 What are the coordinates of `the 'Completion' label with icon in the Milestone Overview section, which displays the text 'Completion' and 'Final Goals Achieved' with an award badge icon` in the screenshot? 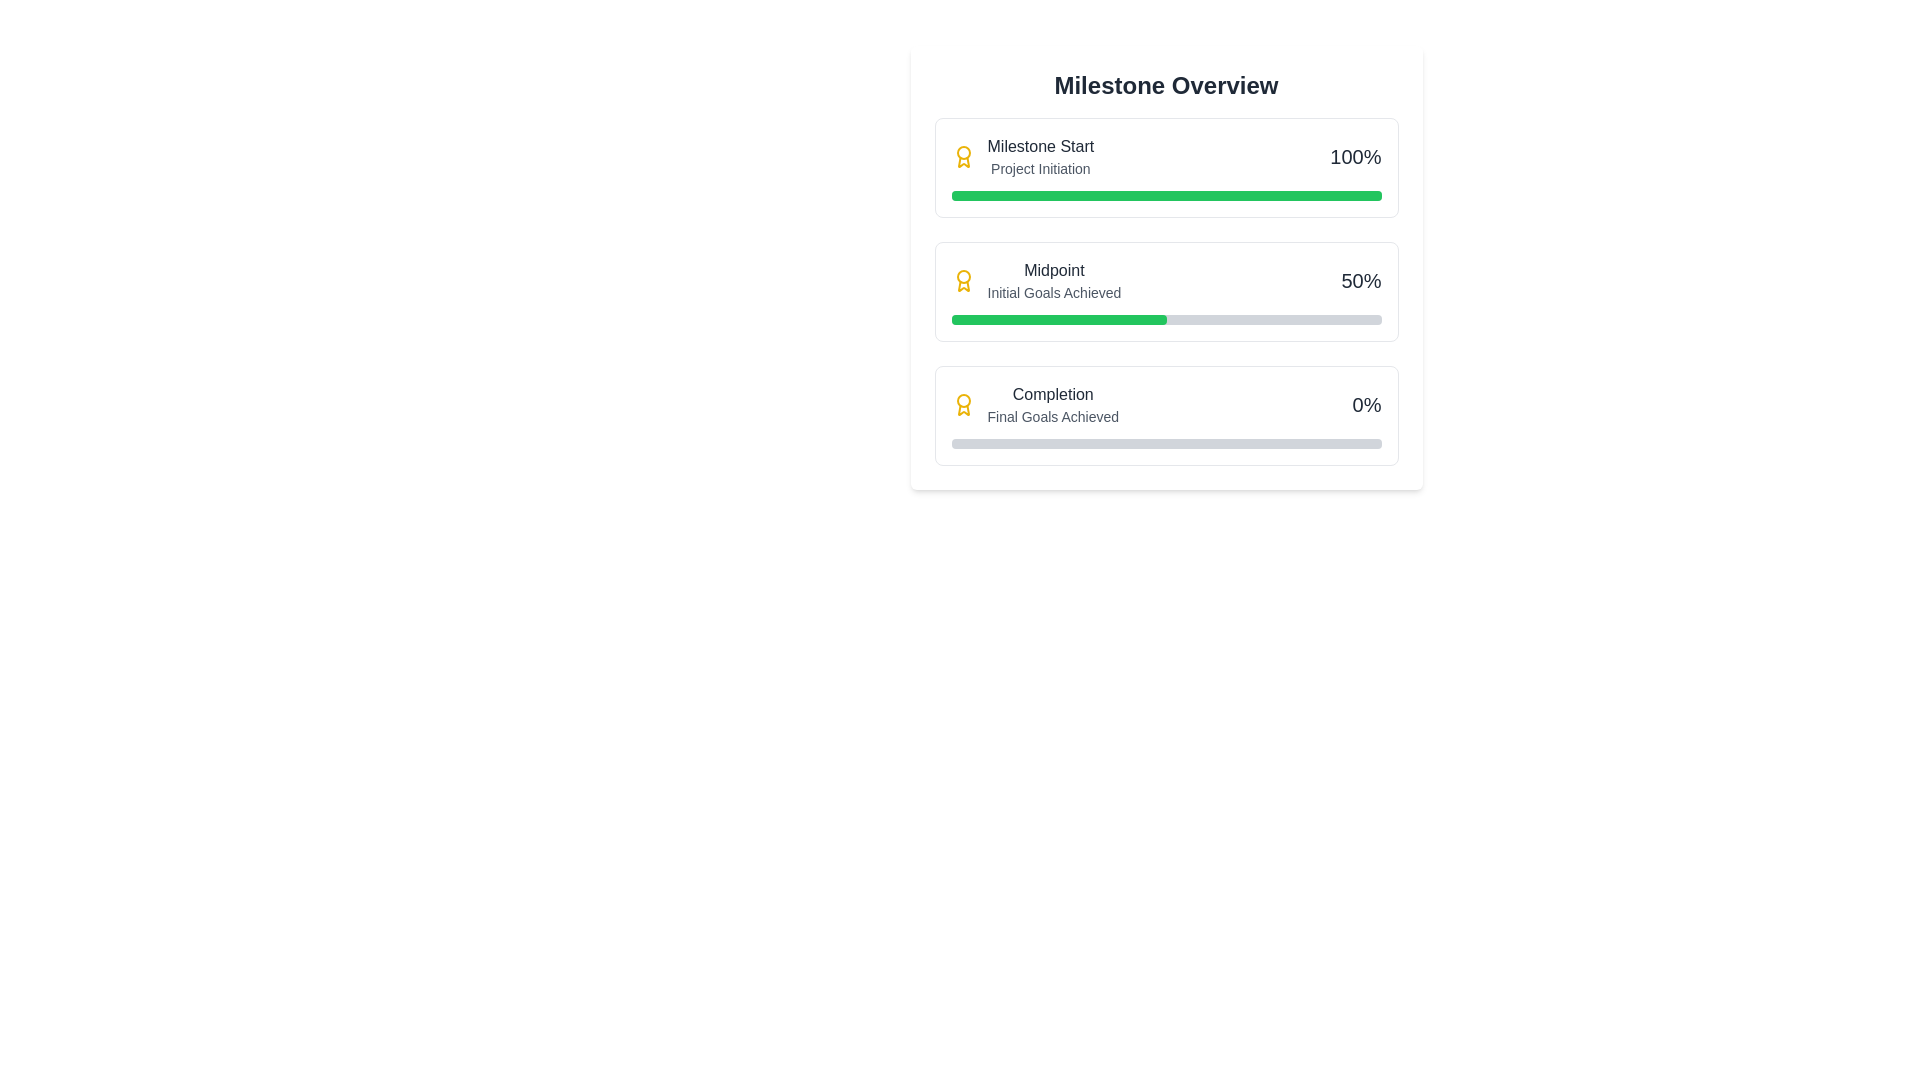 It's located at (1035, 405).